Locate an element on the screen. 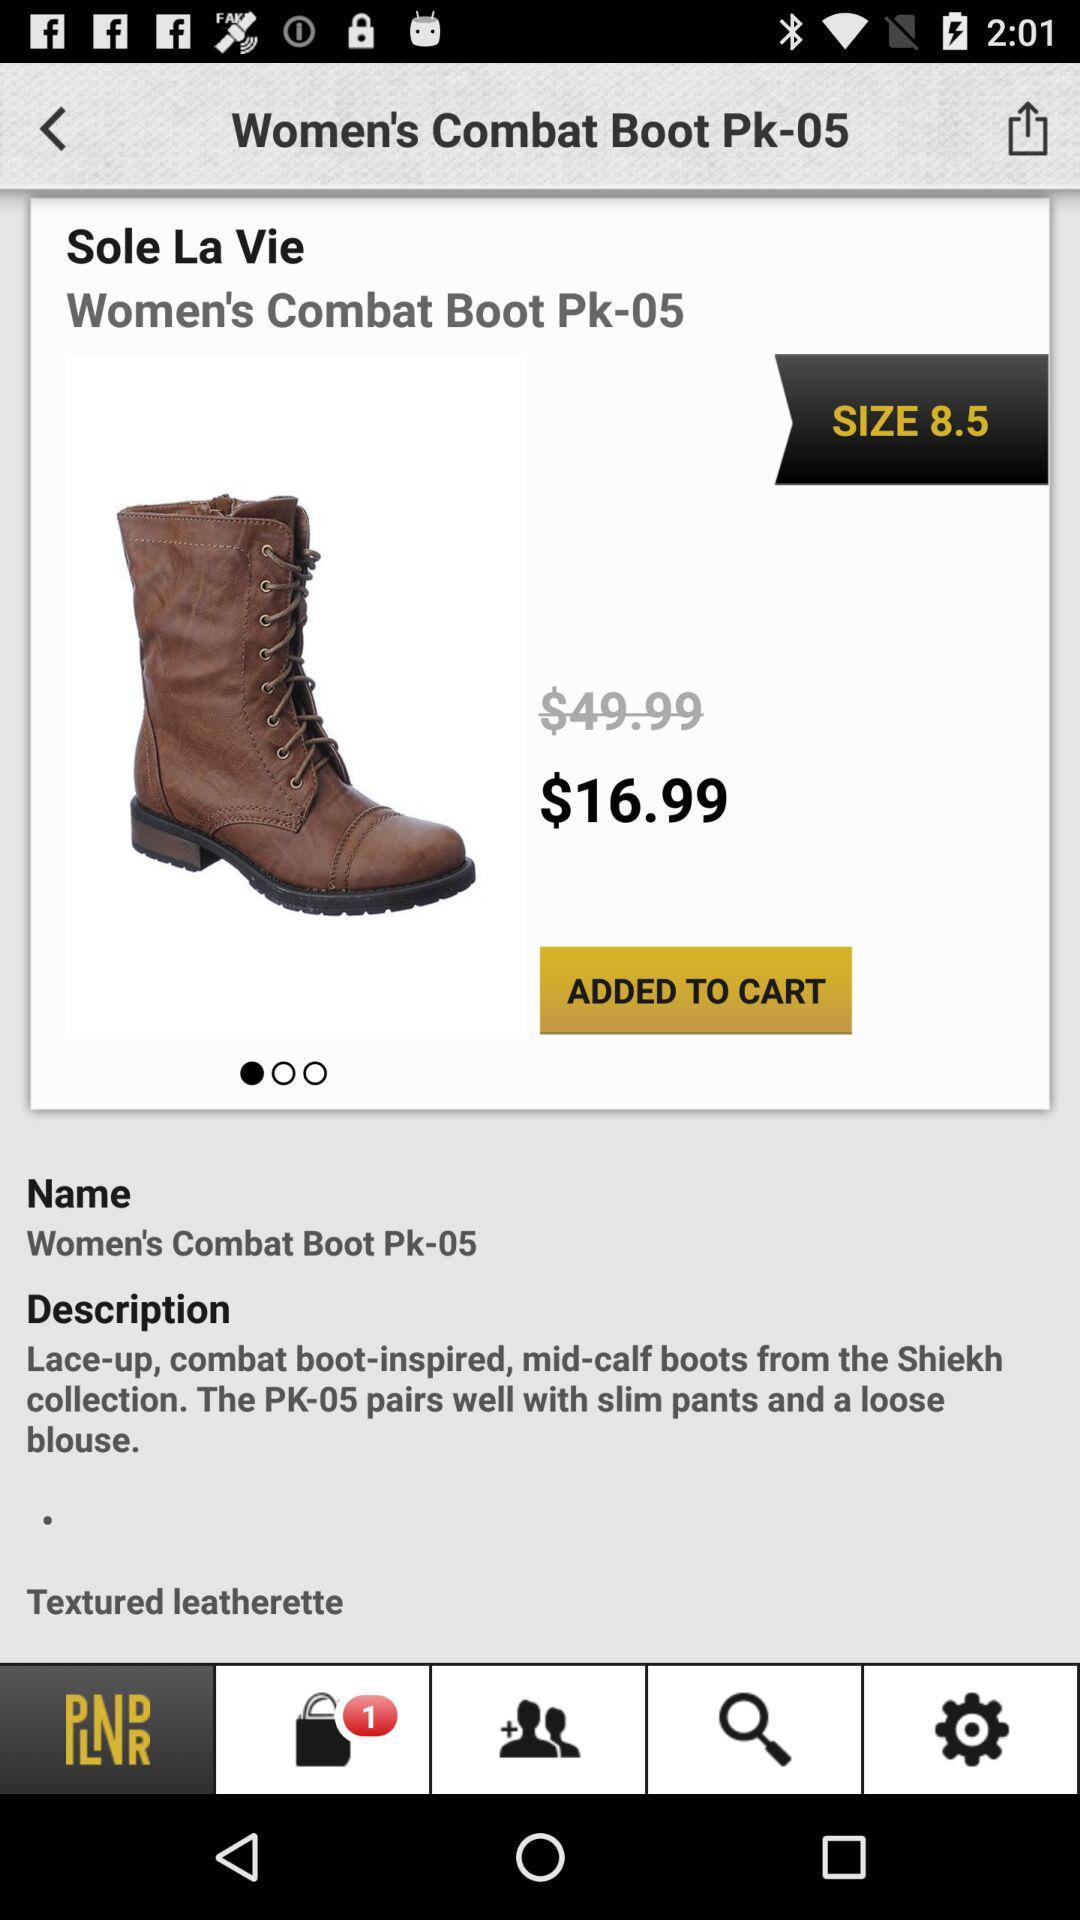 This screenshot has width=1080, height=1920. item above the name item is located at coordinates (694, 990).